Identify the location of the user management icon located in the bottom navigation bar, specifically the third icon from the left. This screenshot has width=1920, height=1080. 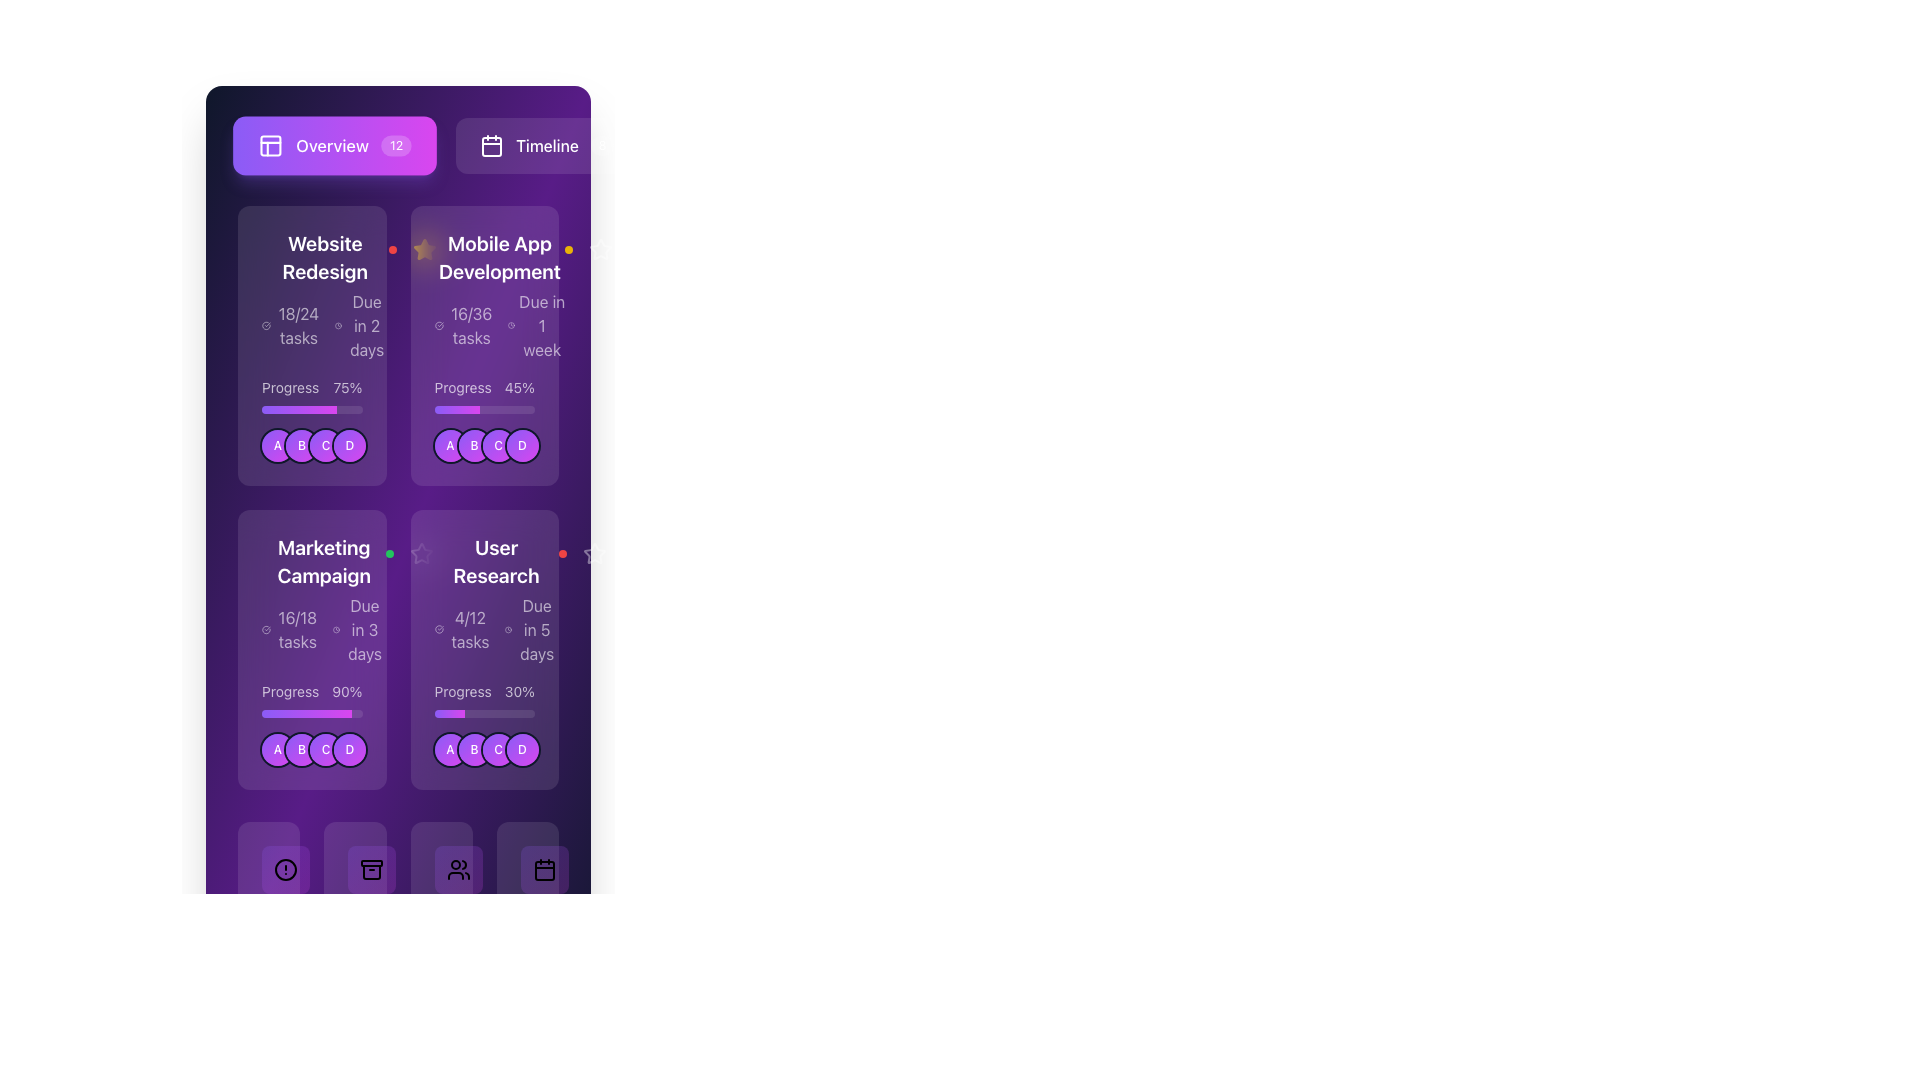
(457, 869).